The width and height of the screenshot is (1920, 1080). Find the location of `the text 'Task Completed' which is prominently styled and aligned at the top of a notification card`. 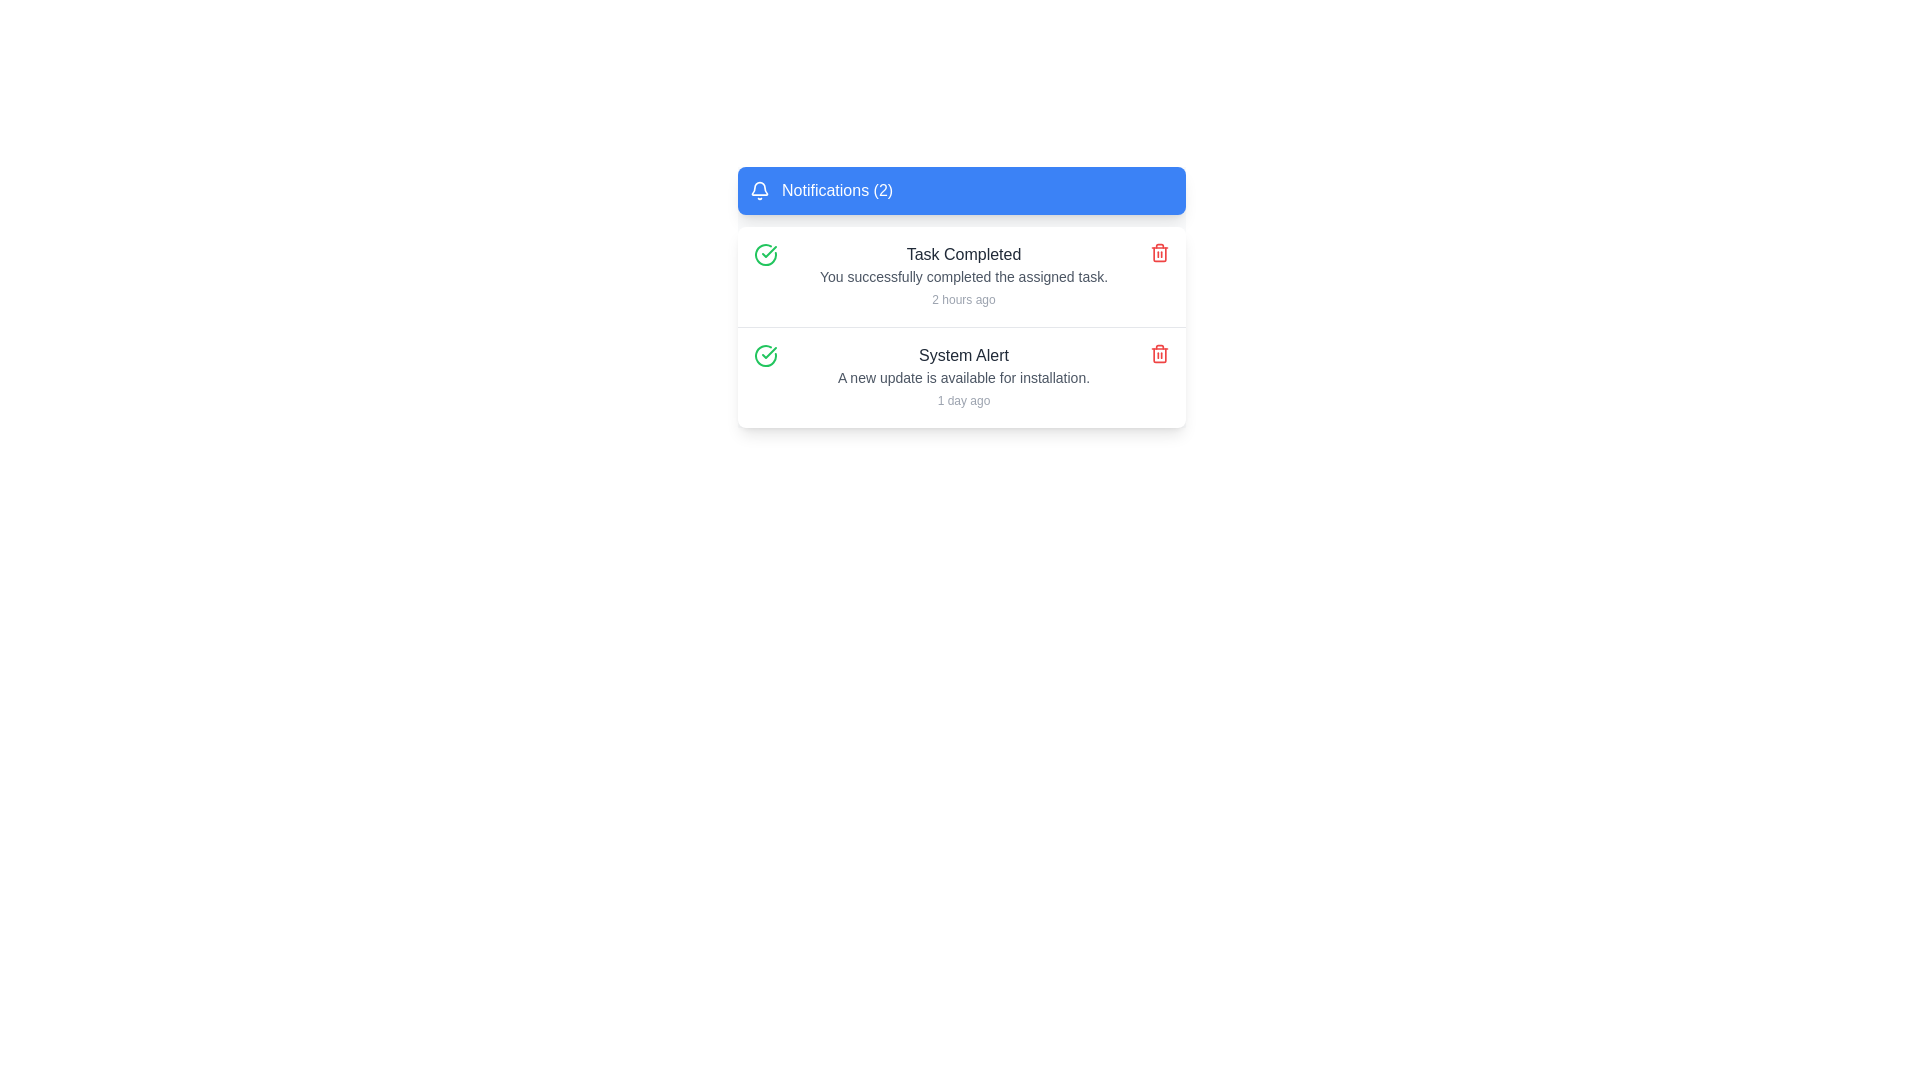

the text 'Task Completed' which is prominently styled and aligned at the top of a notification card is located at coordinates (964, 253).